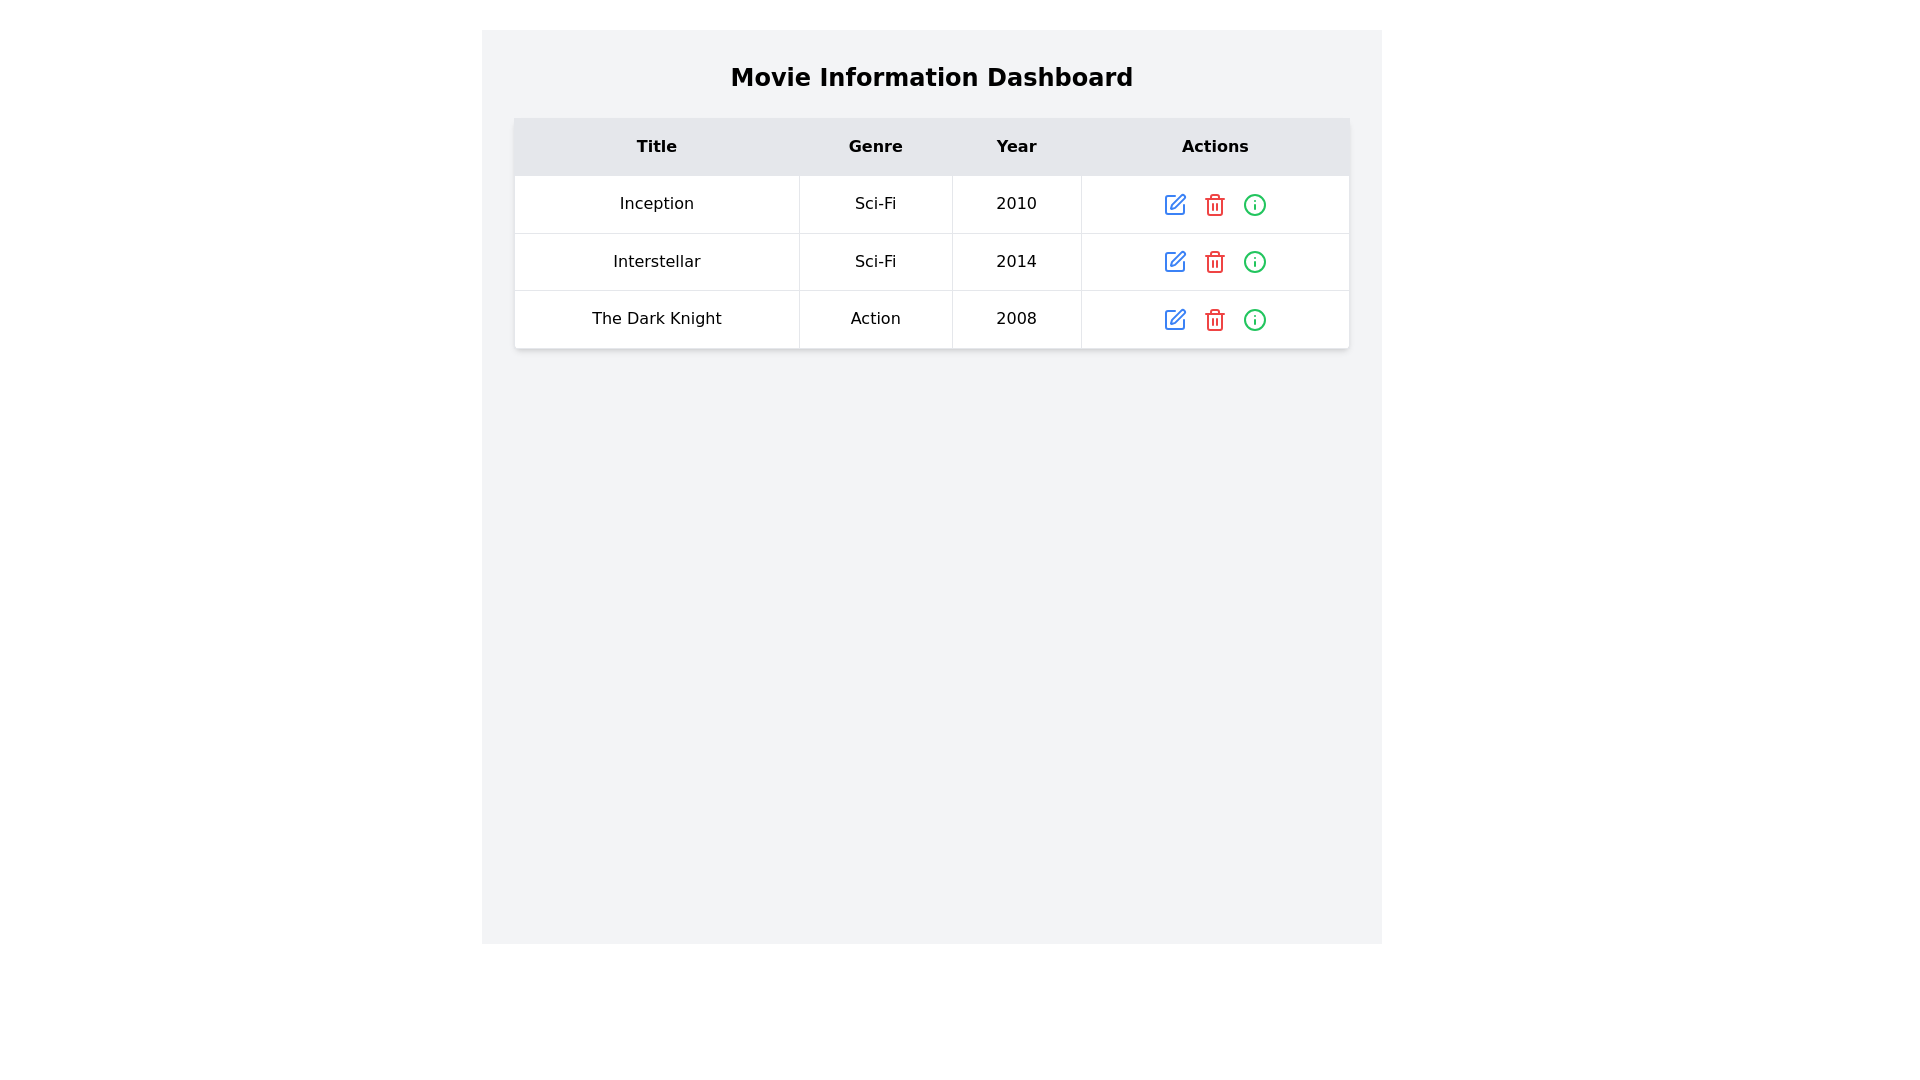 The image size is (1920, 1080). What do you see at coordinates (875, 260) in the screenshot?
I see `the Table Cell containing the text 'Sci-Fi' located in the second row under the 'Genre' column of the table` at bounding box center [875, 260].